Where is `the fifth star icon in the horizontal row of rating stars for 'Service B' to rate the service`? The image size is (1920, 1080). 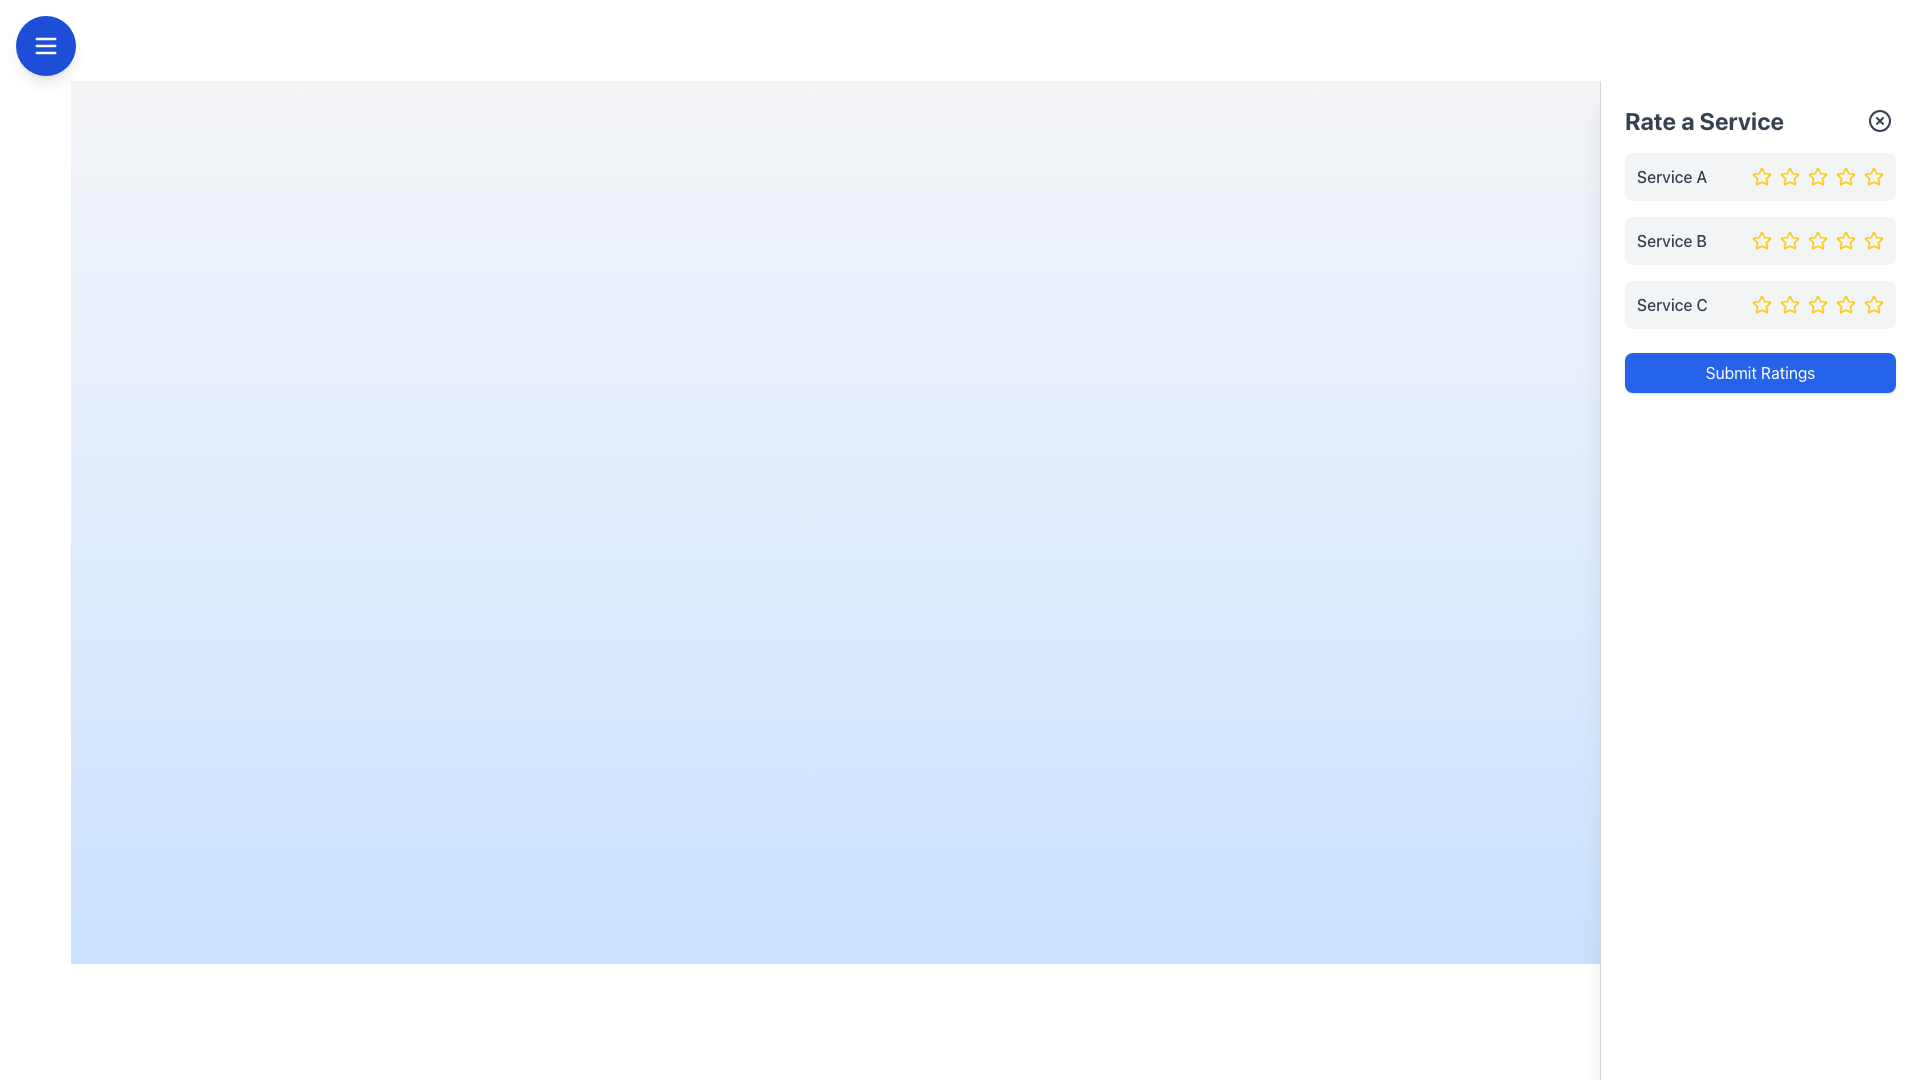 the fifth star icon in the horizontal row of rating stars for 'Service B' to rate the service is located at coordinates (1872, 239).